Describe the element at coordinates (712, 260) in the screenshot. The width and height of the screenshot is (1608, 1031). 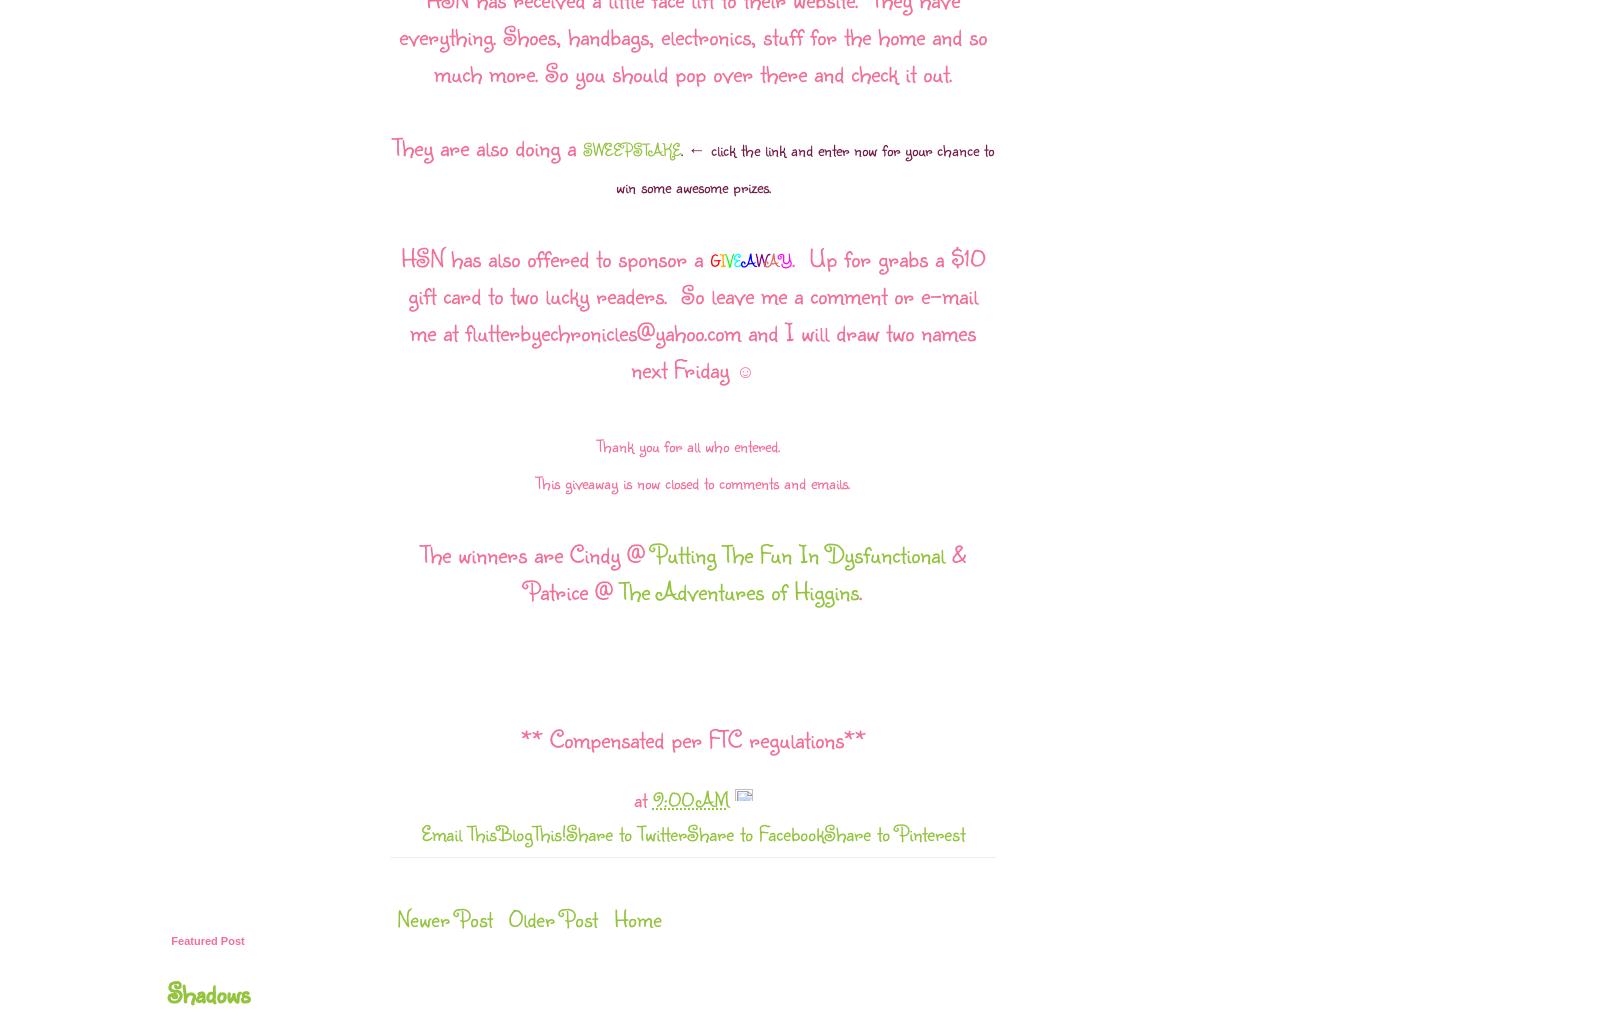
I see `'G'` at that location.